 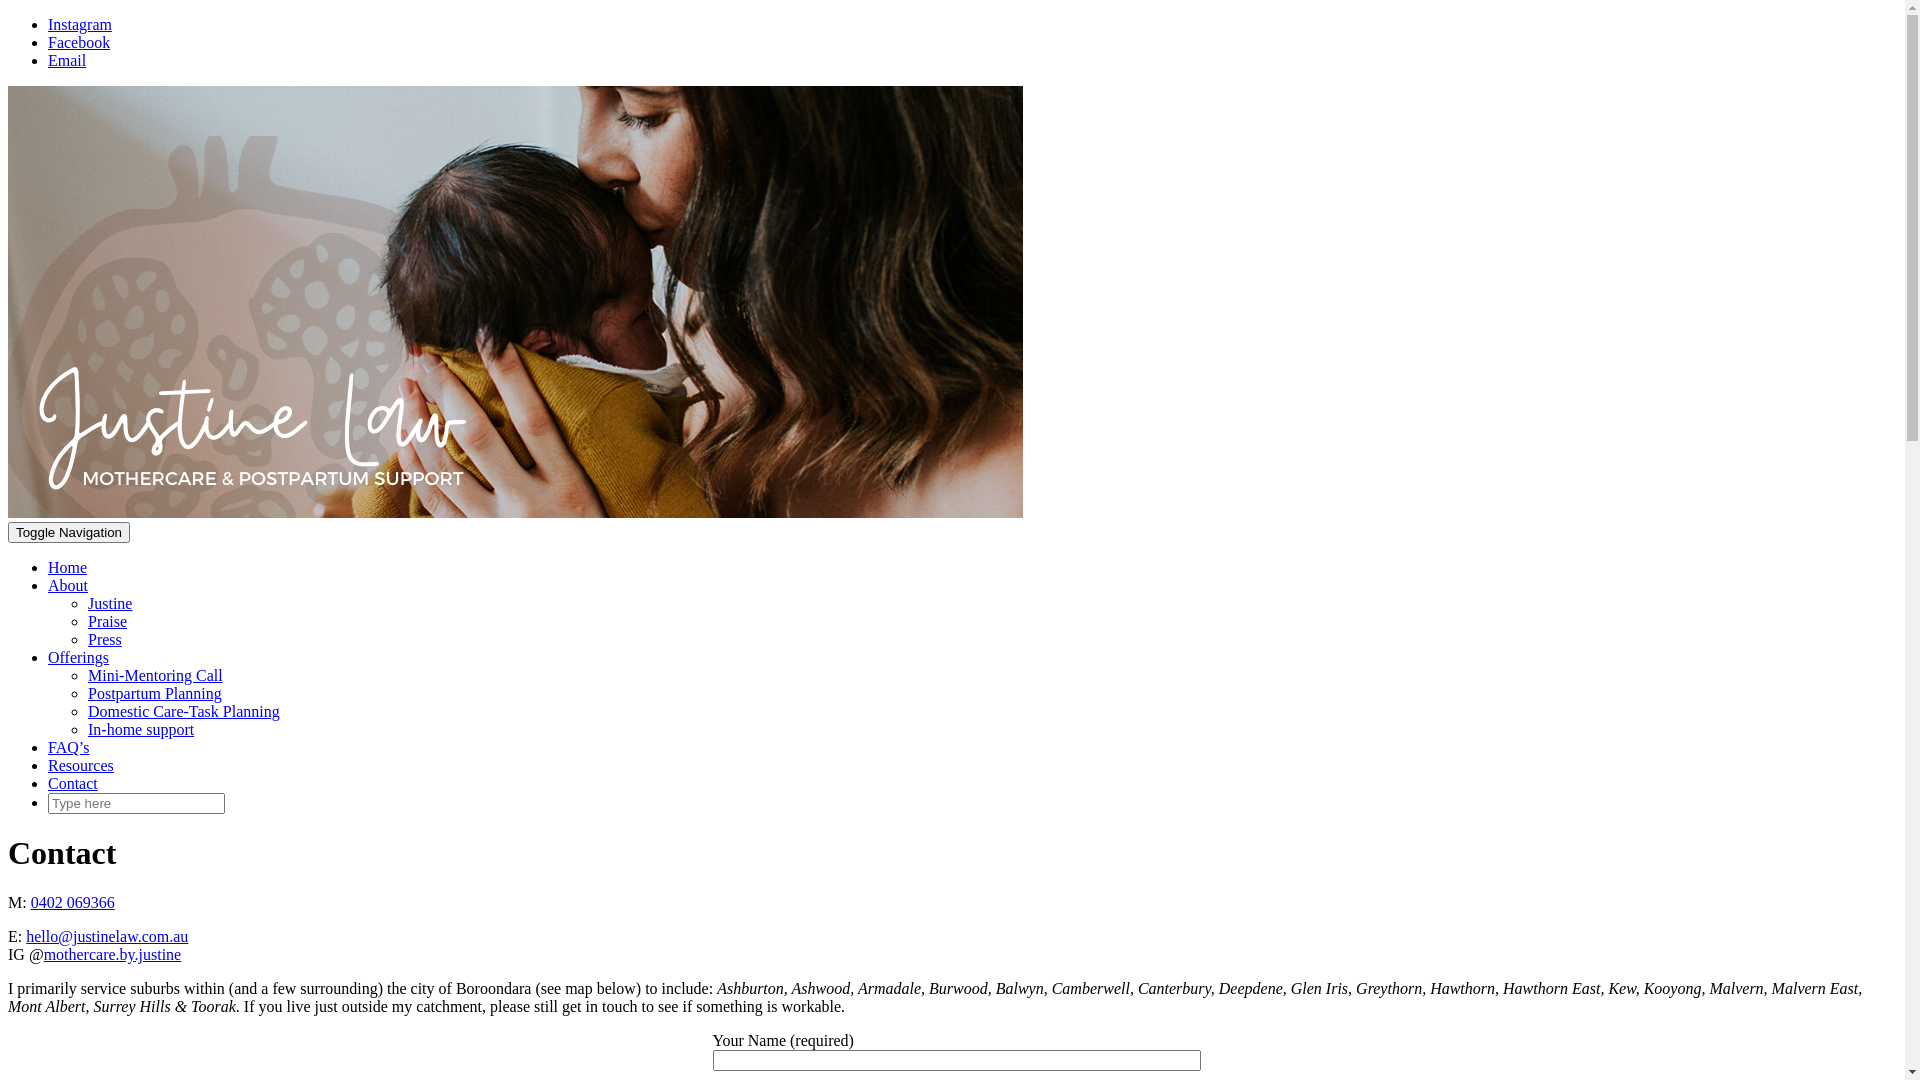 I want to click on 'Praise', so click(x=106, y=620).